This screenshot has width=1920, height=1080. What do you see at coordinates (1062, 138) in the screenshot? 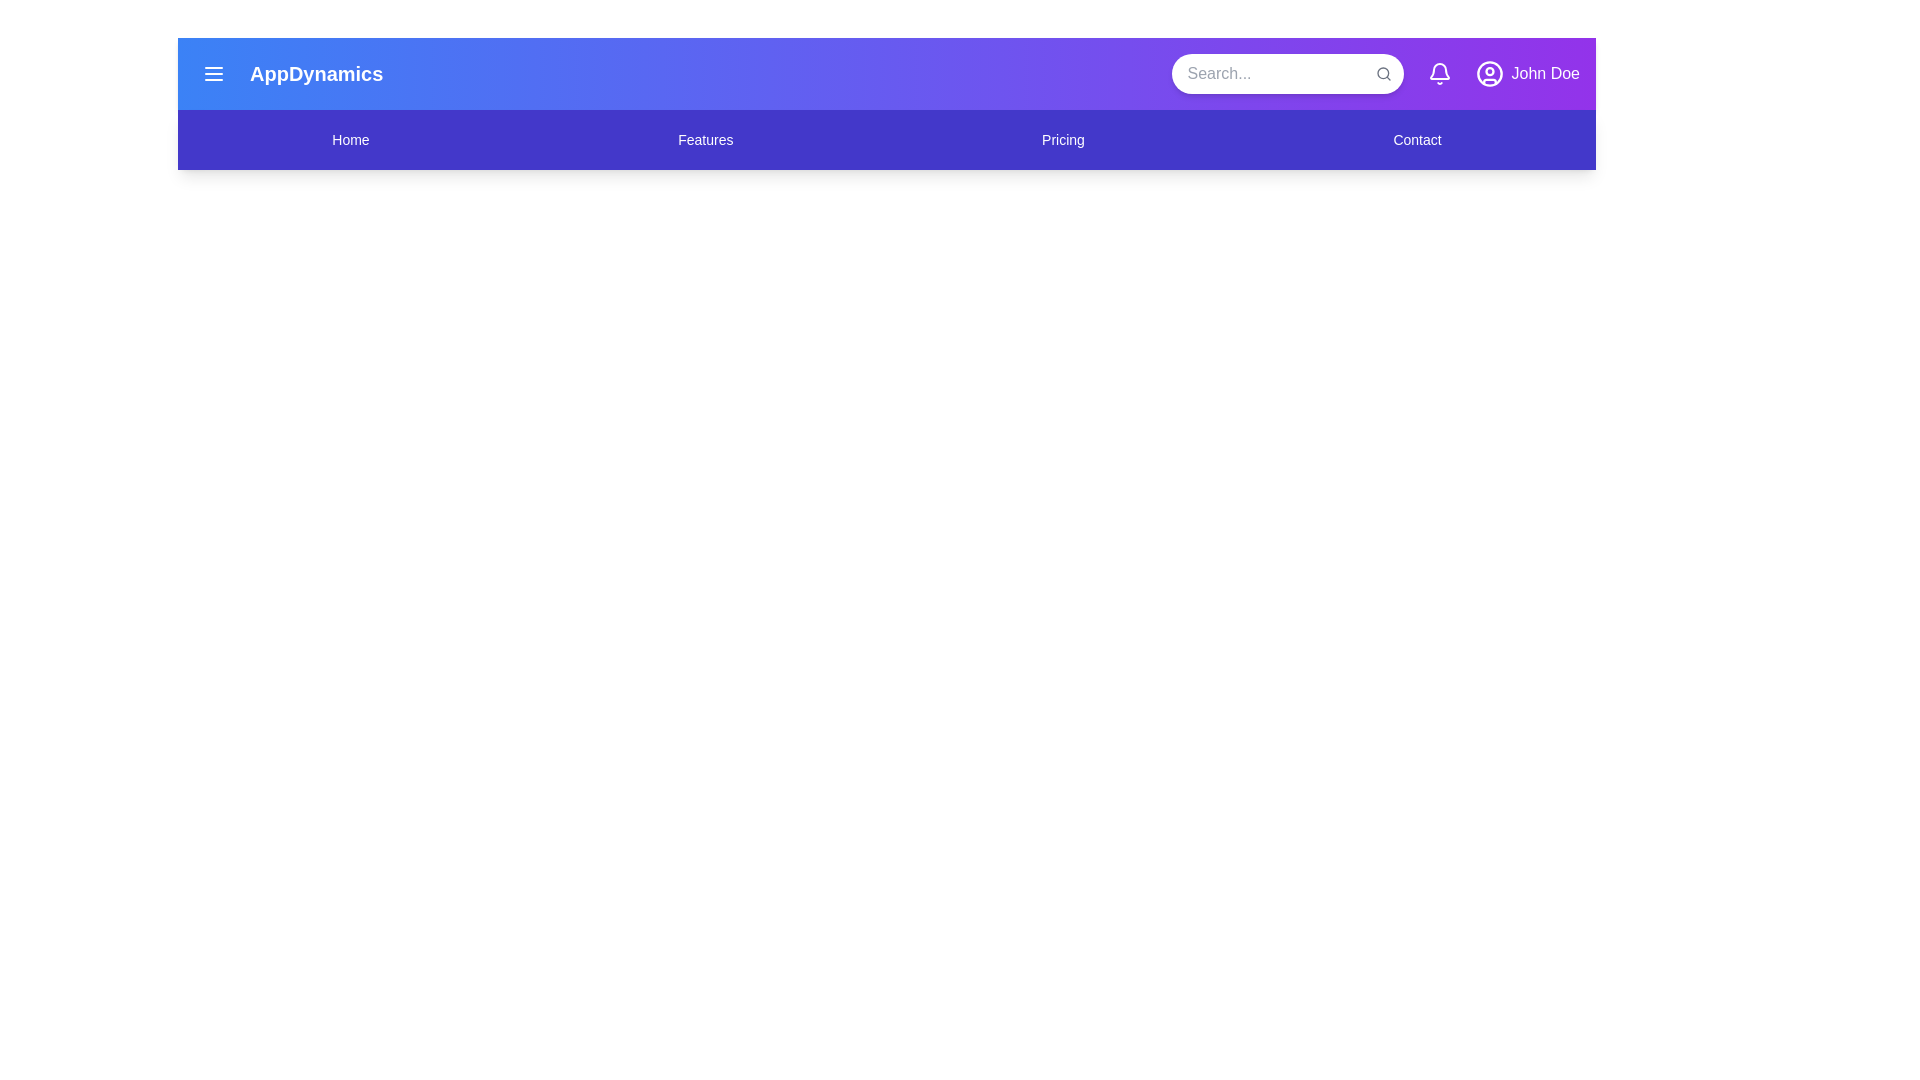
I see `the navigation link labeled Pricing` at bounding box center [1062, 138].